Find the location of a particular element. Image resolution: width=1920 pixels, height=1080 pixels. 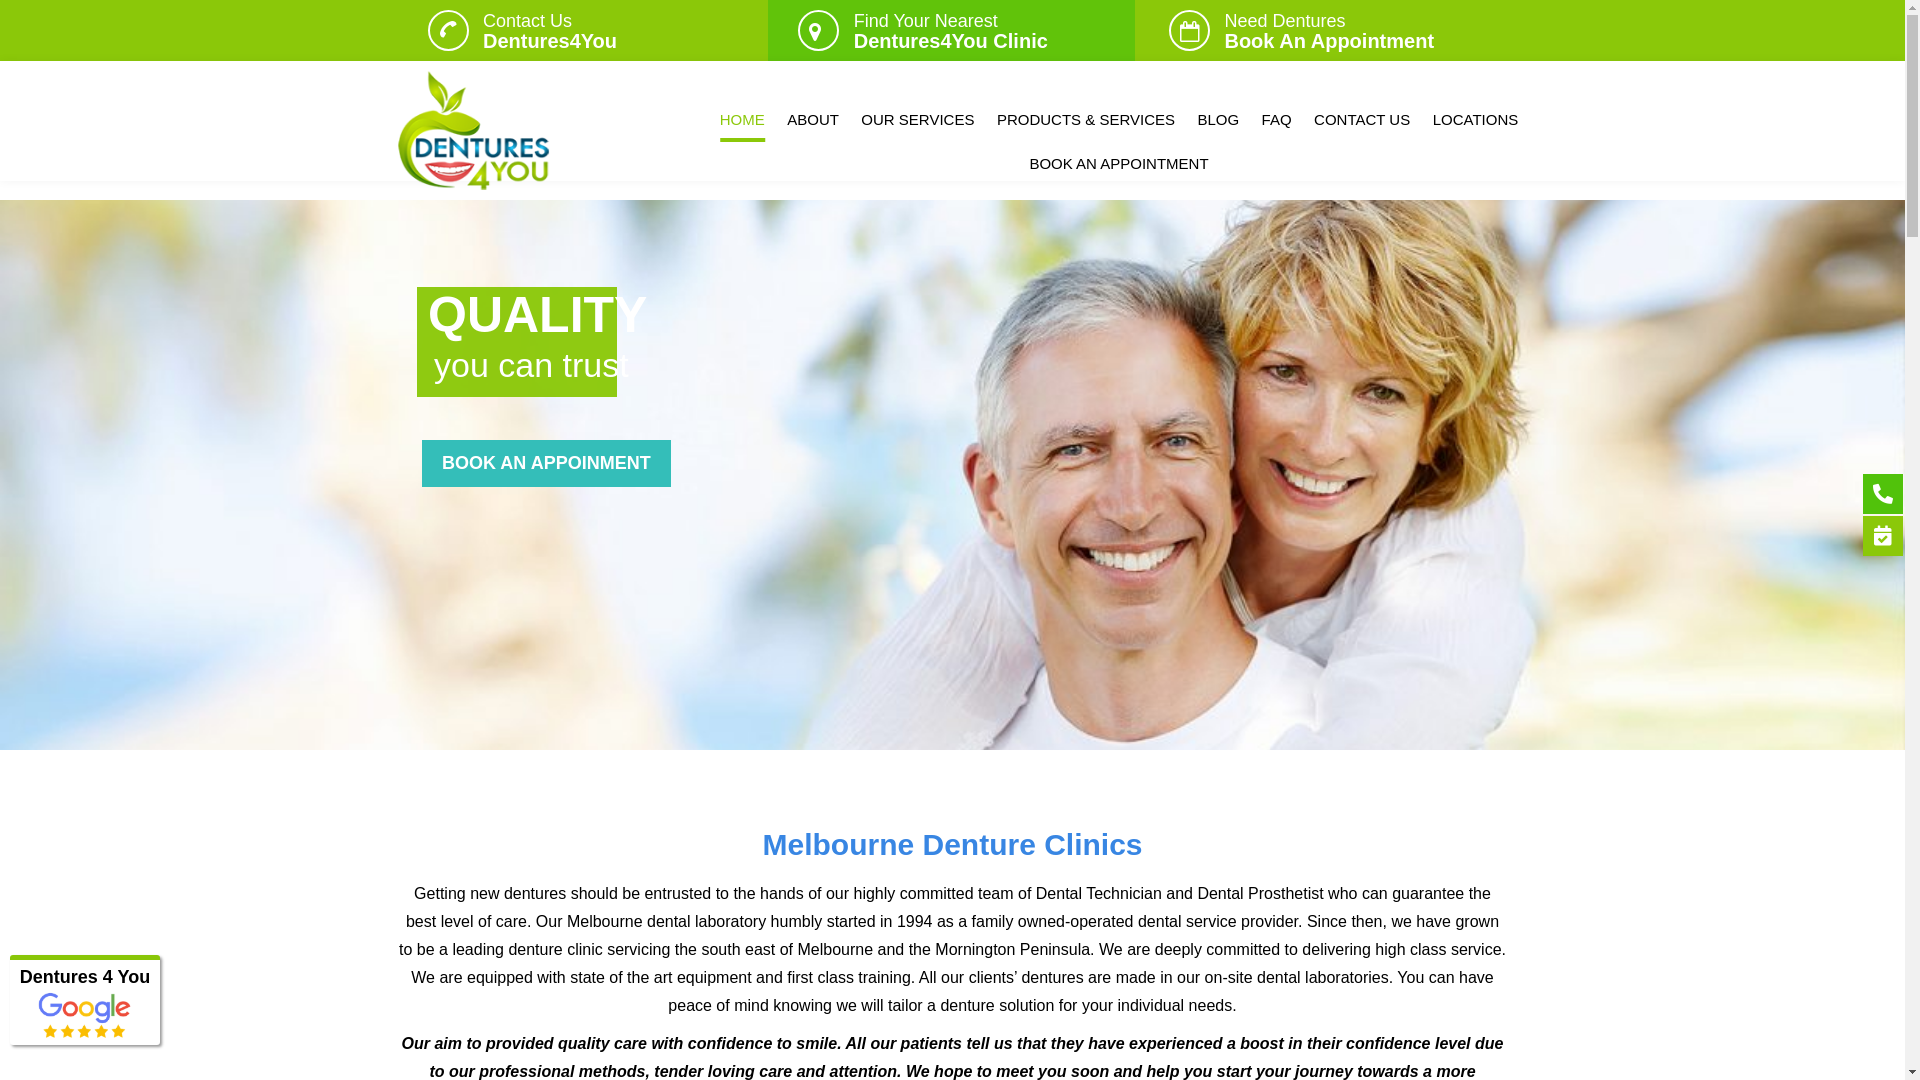

'OUR SERVICES' is located at coordinates (916, 119).